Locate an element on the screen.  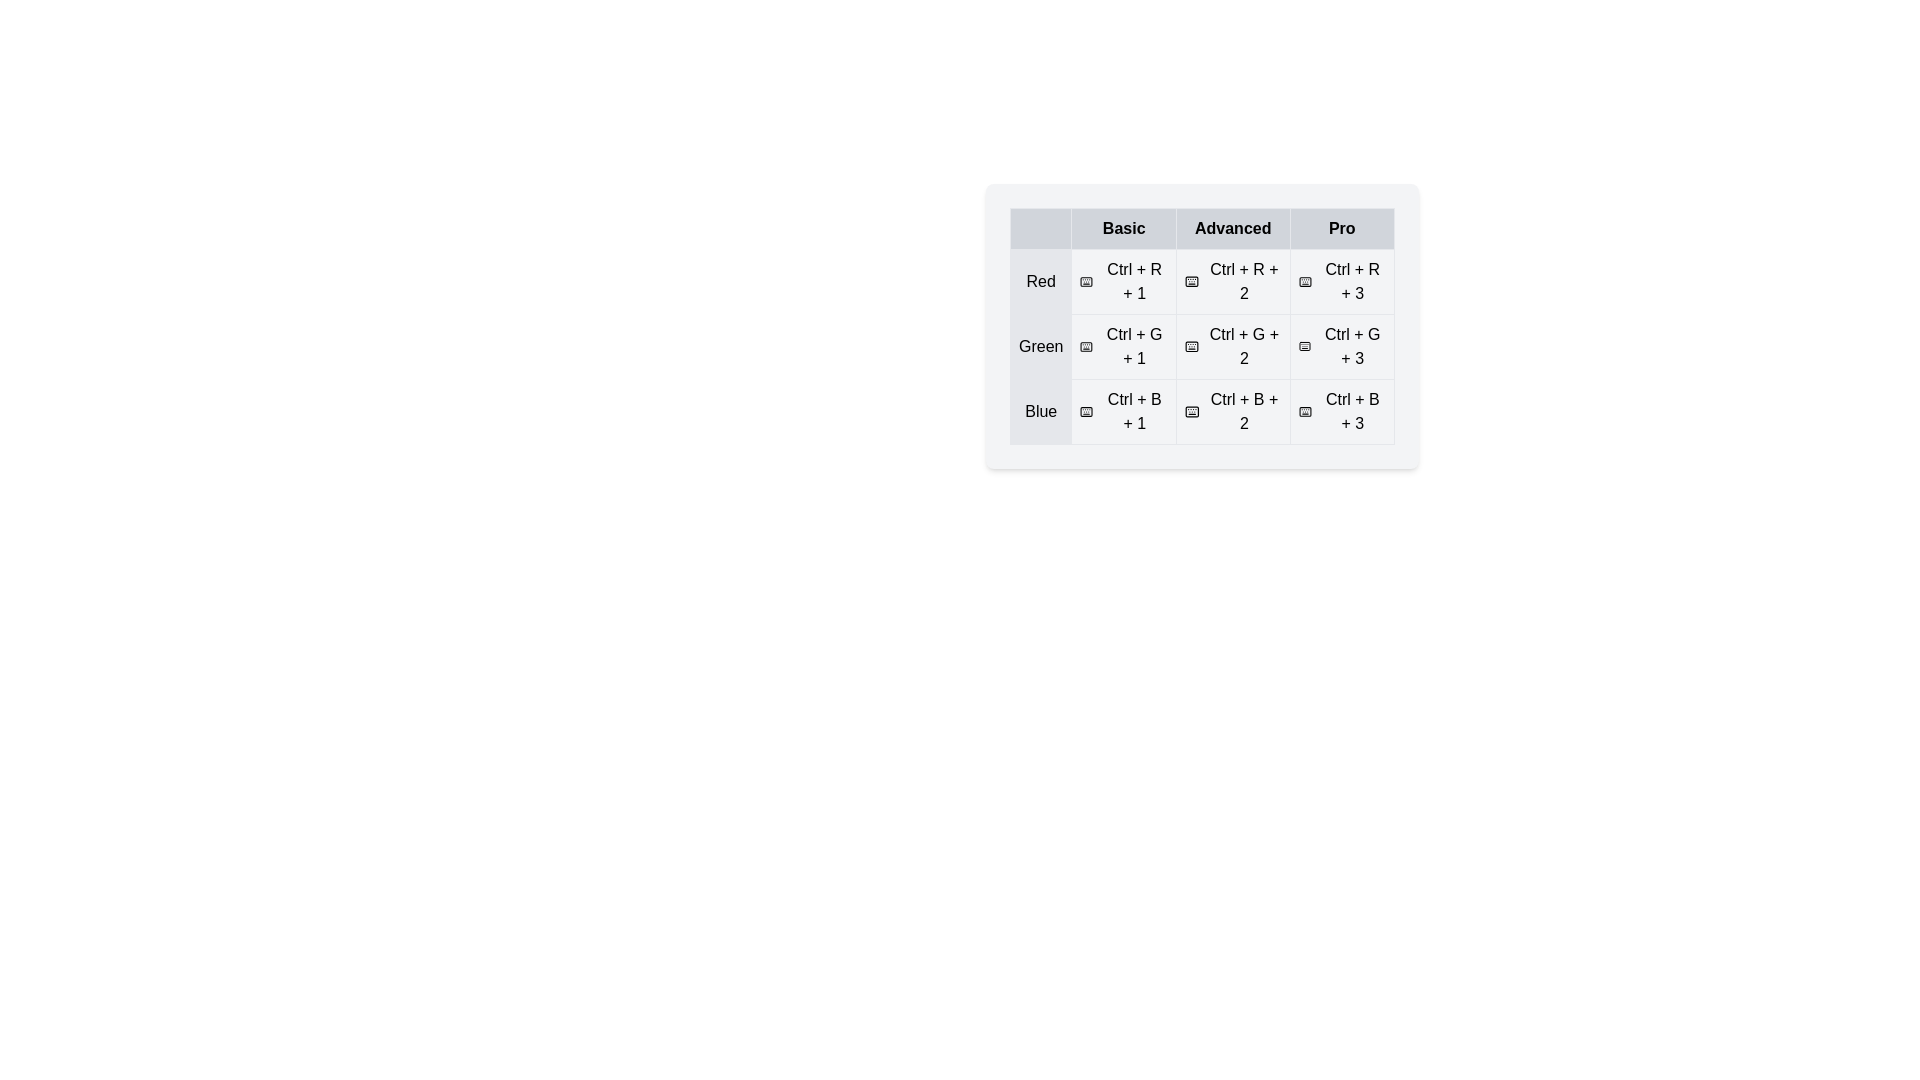
the Text Label with Icon displaying 'Ctrl + G + 3' next to a keyboard icon in the 'Pro' column and 'Green' row of the table is located at coordinates (1342, 346).